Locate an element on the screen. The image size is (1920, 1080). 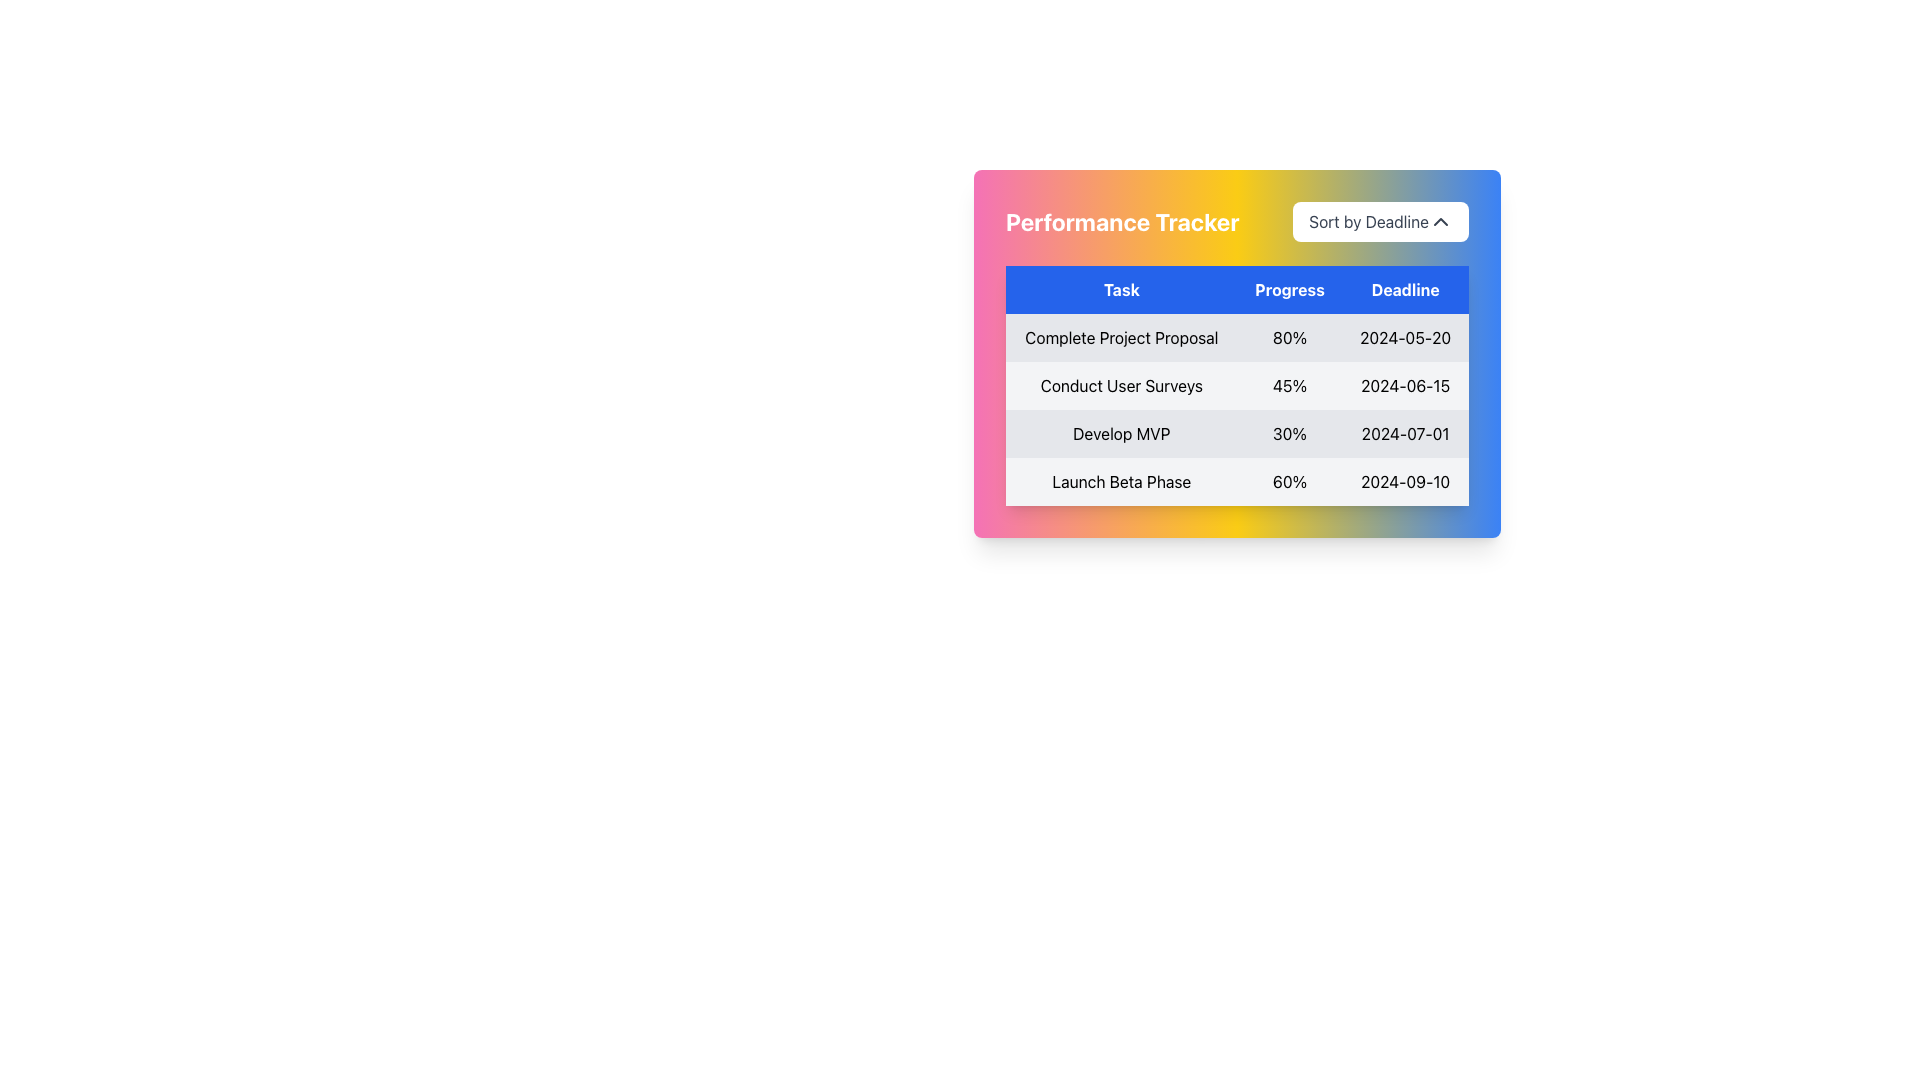
the 'Sort by Deadline' button with a white background and gray text to sort the performance tracker results is located at coordinates (1380, 222).